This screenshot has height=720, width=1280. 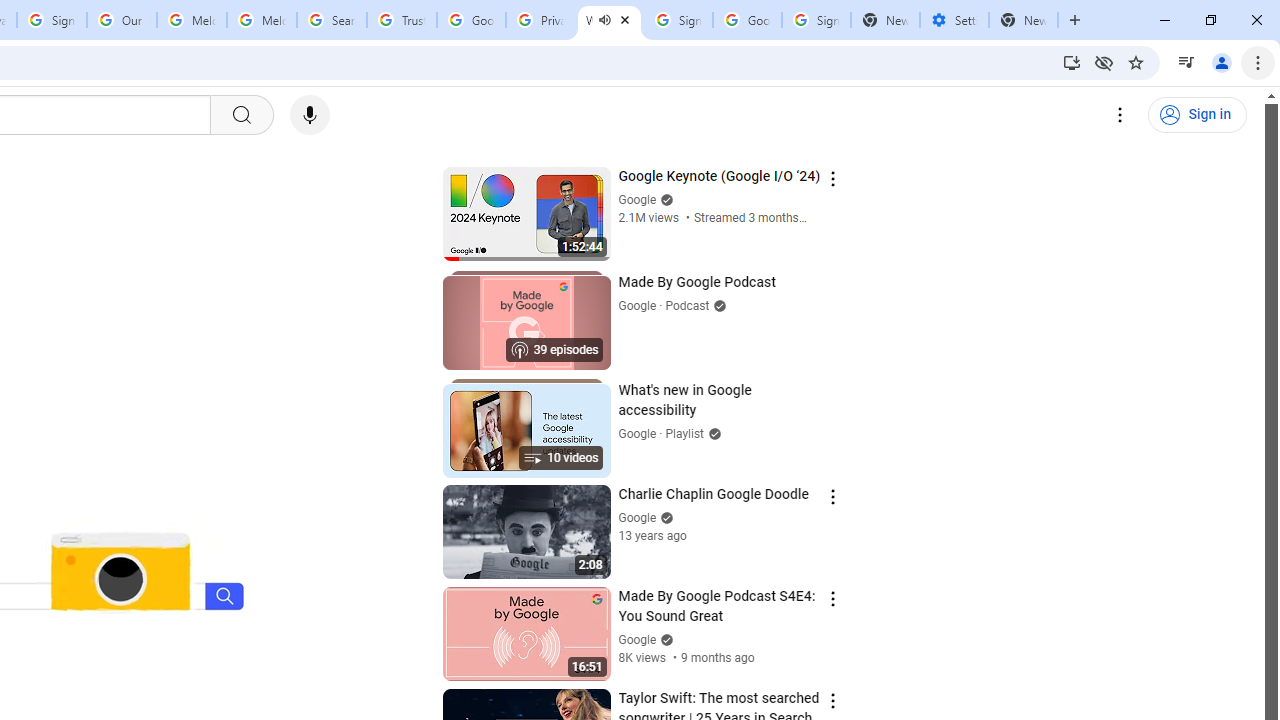 What do you see at coordinates (400, 20) in the screenshot?
I see `'Trusted Information and Content - Google Safety Center'` at bounding box center [400, 20].